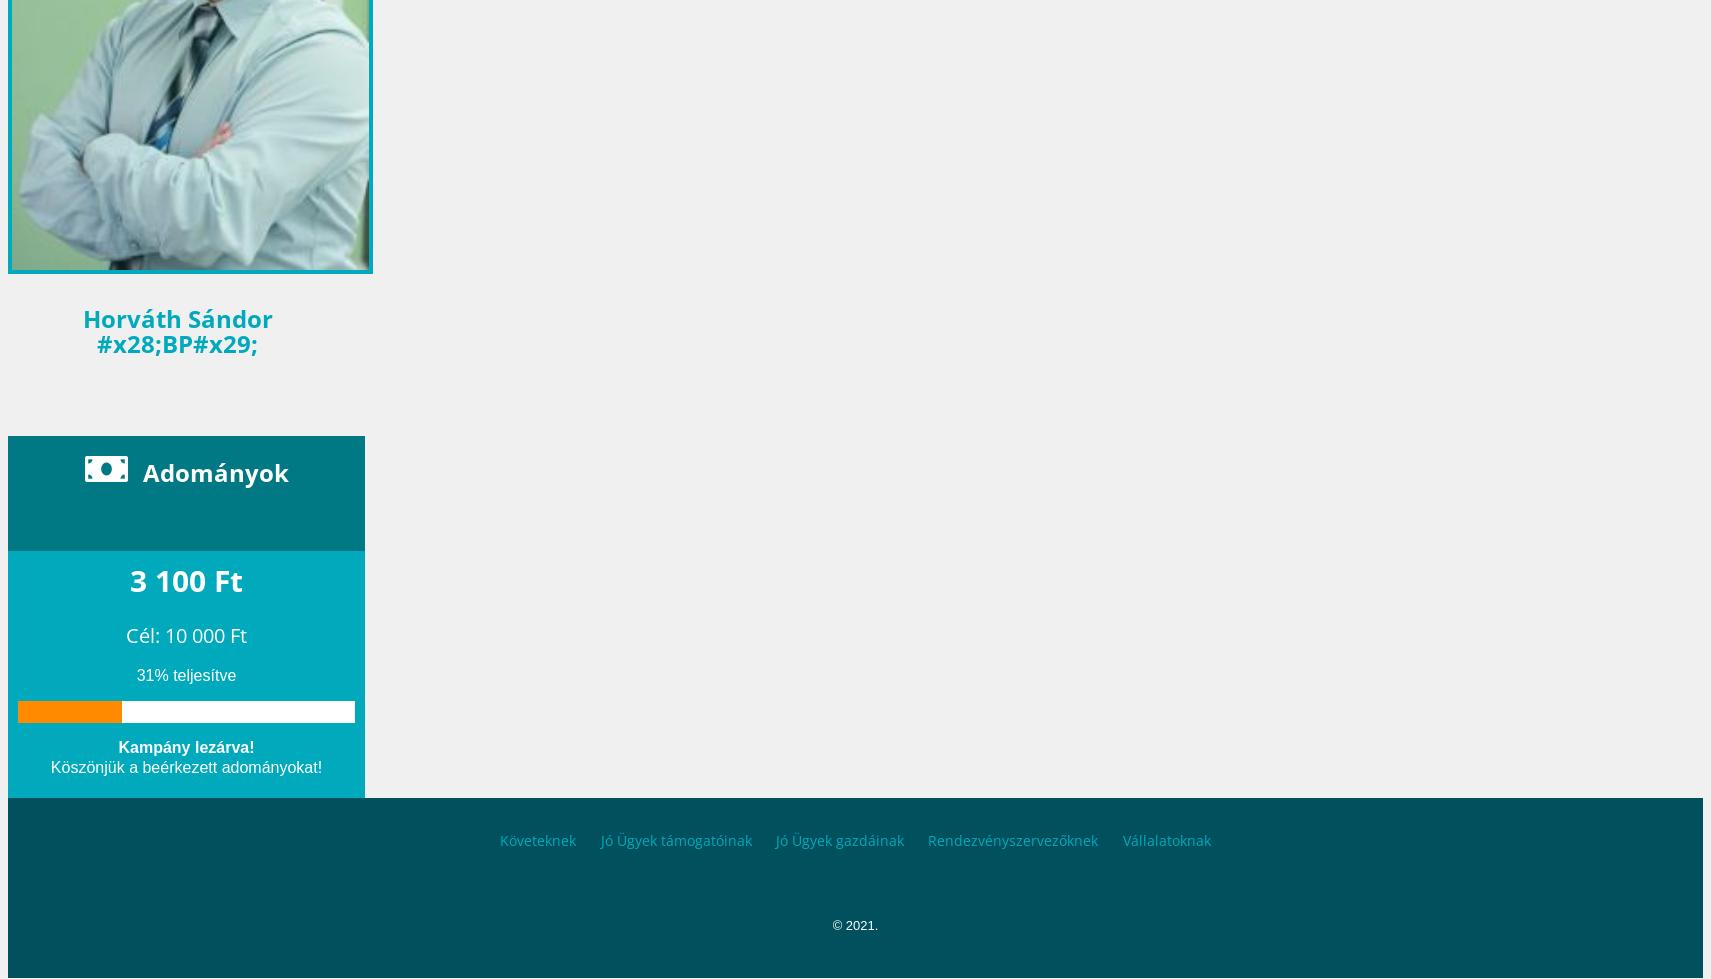  I want to click on 'Jó Ügyek támogatóinak', so click(674, 838).